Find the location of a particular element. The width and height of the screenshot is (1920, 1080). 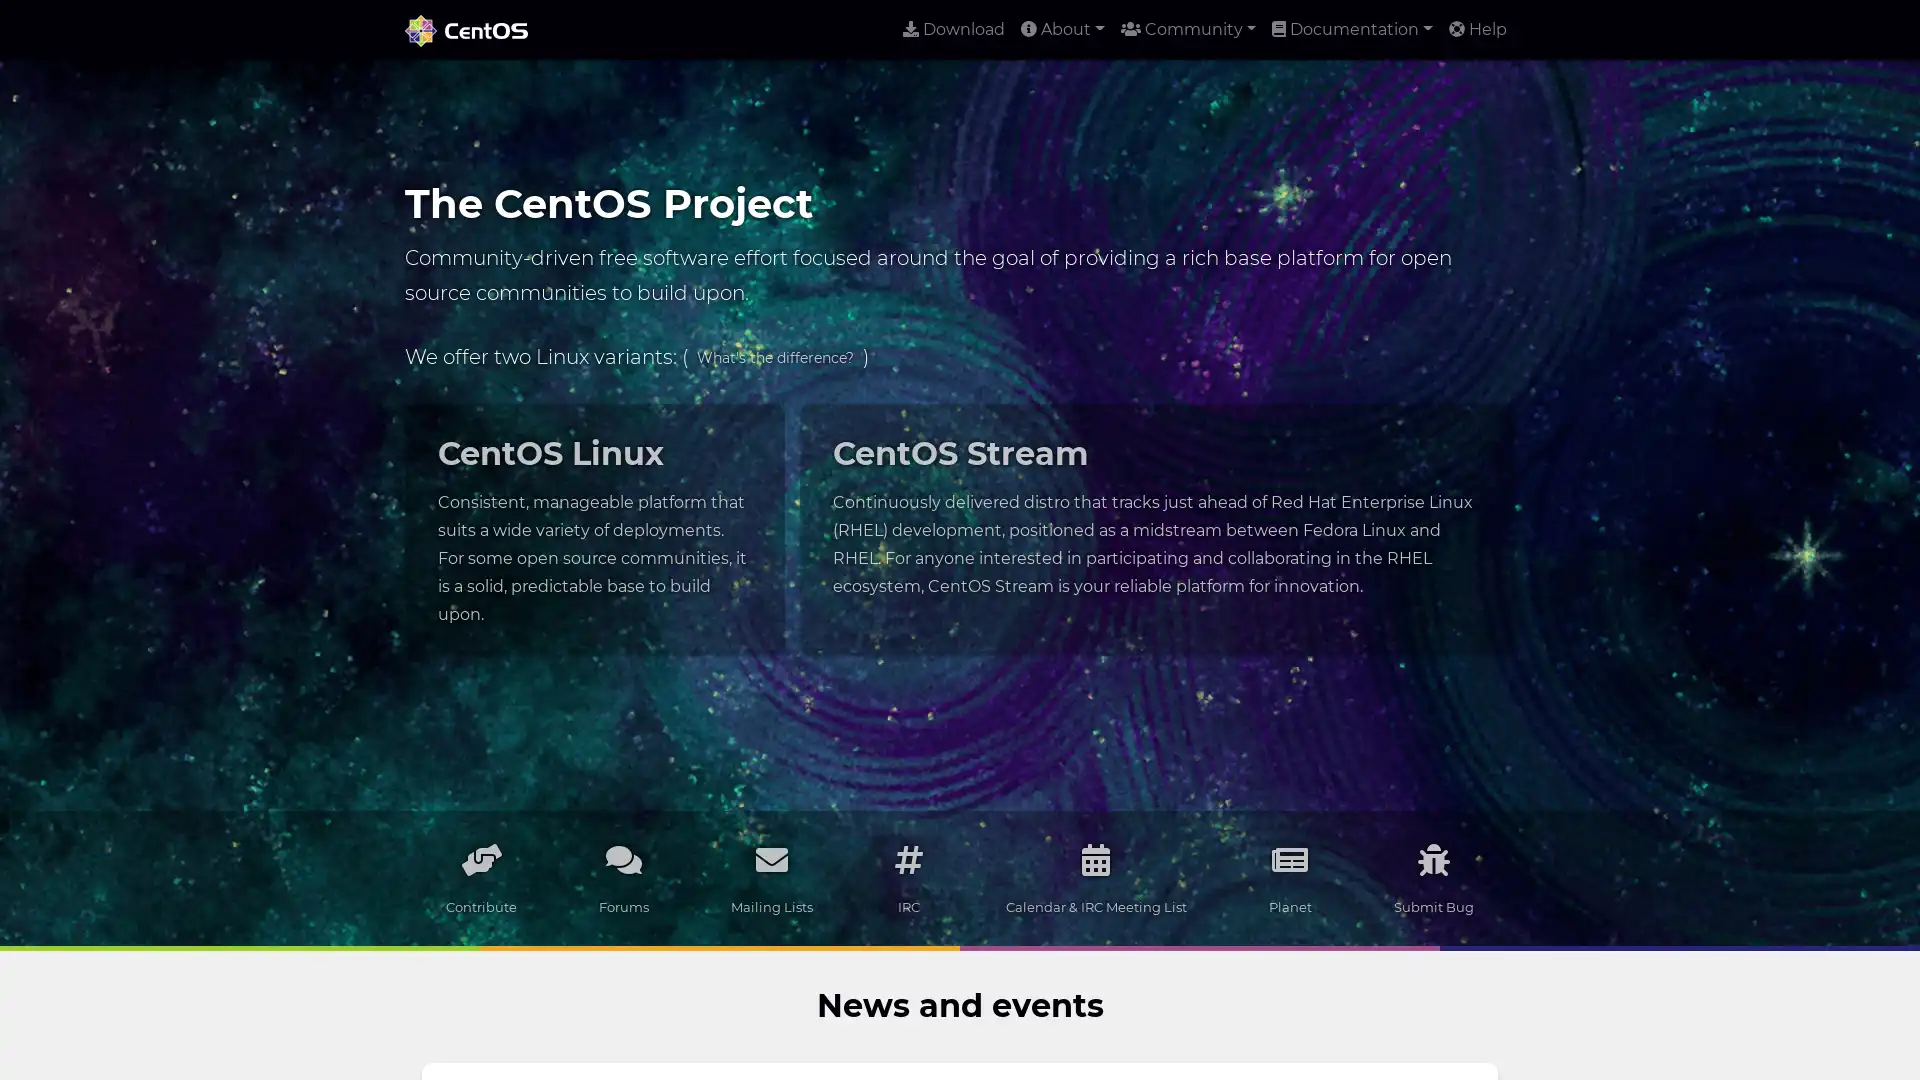

Submit Bug is located at coordinates (1432, 877).